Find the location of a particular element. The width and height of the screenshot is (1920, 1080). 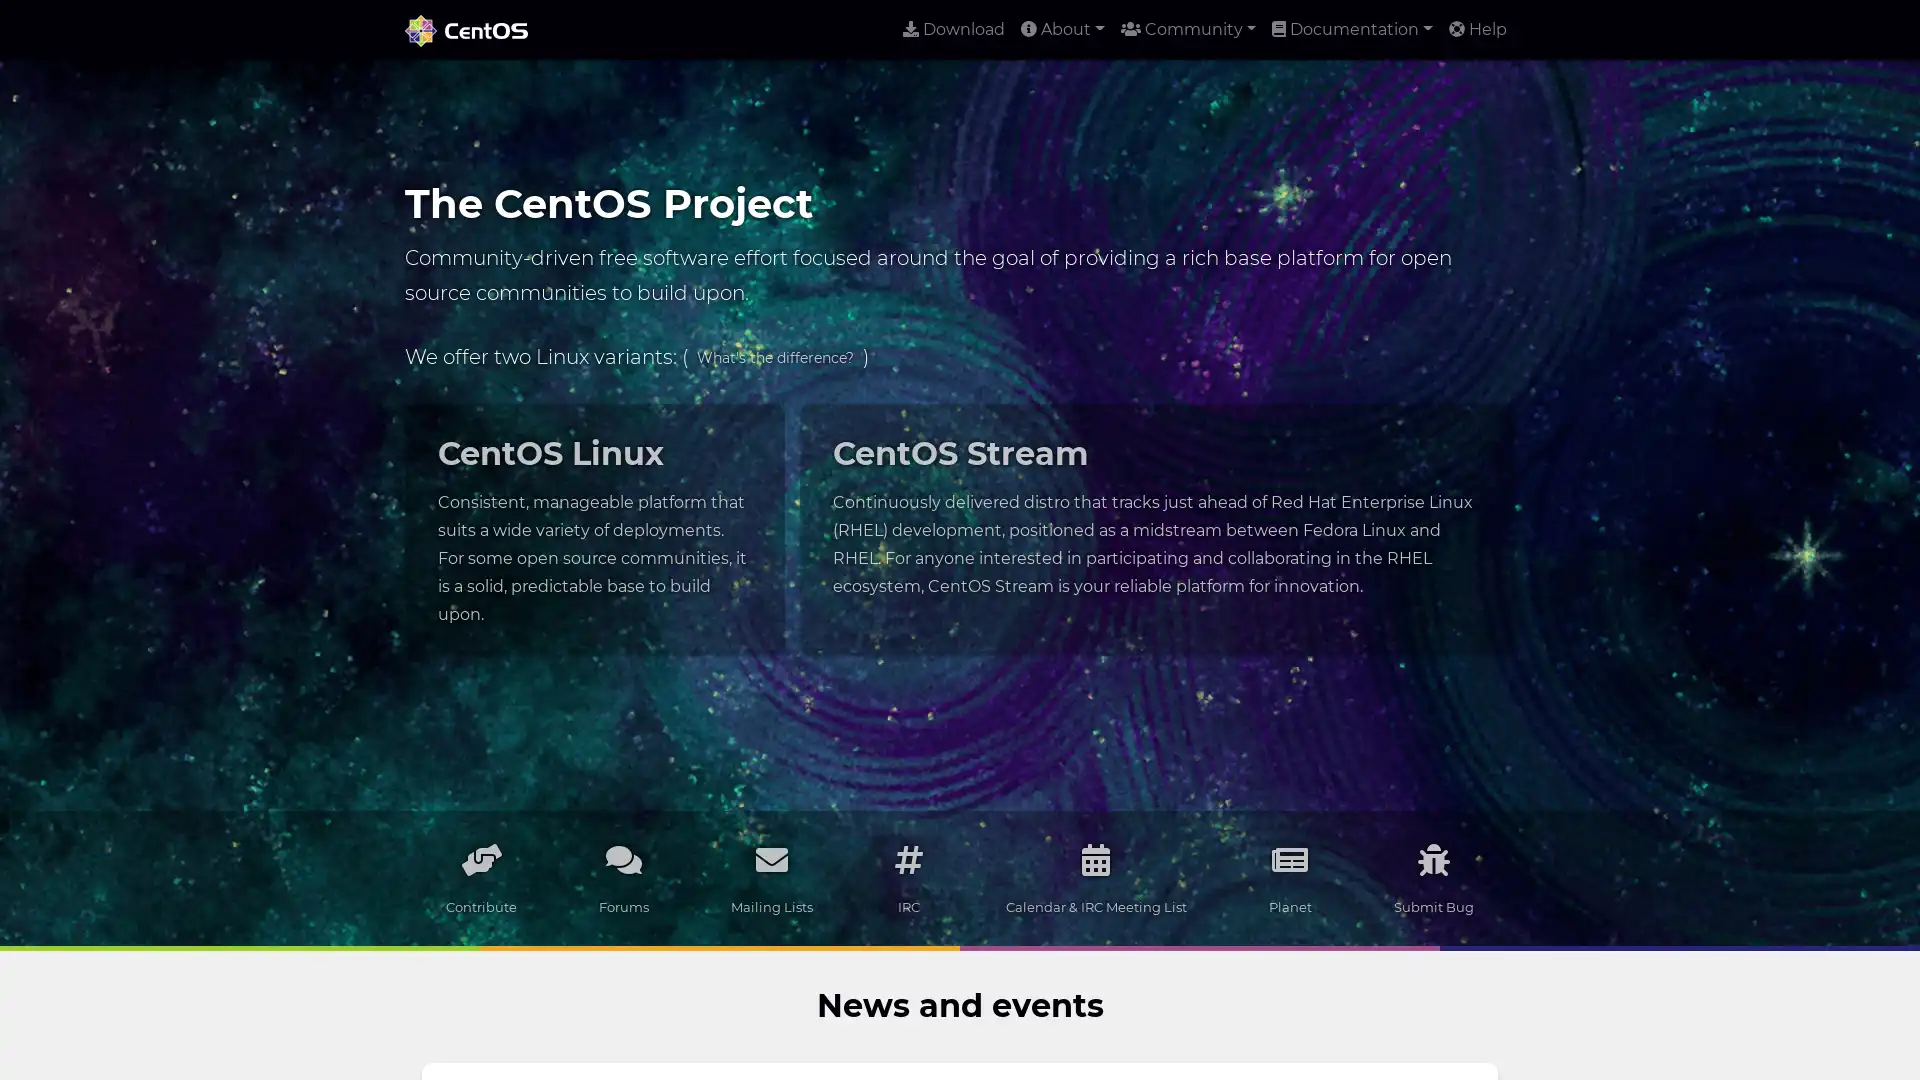

Submit Bug is located at coordinates (1432, 877).